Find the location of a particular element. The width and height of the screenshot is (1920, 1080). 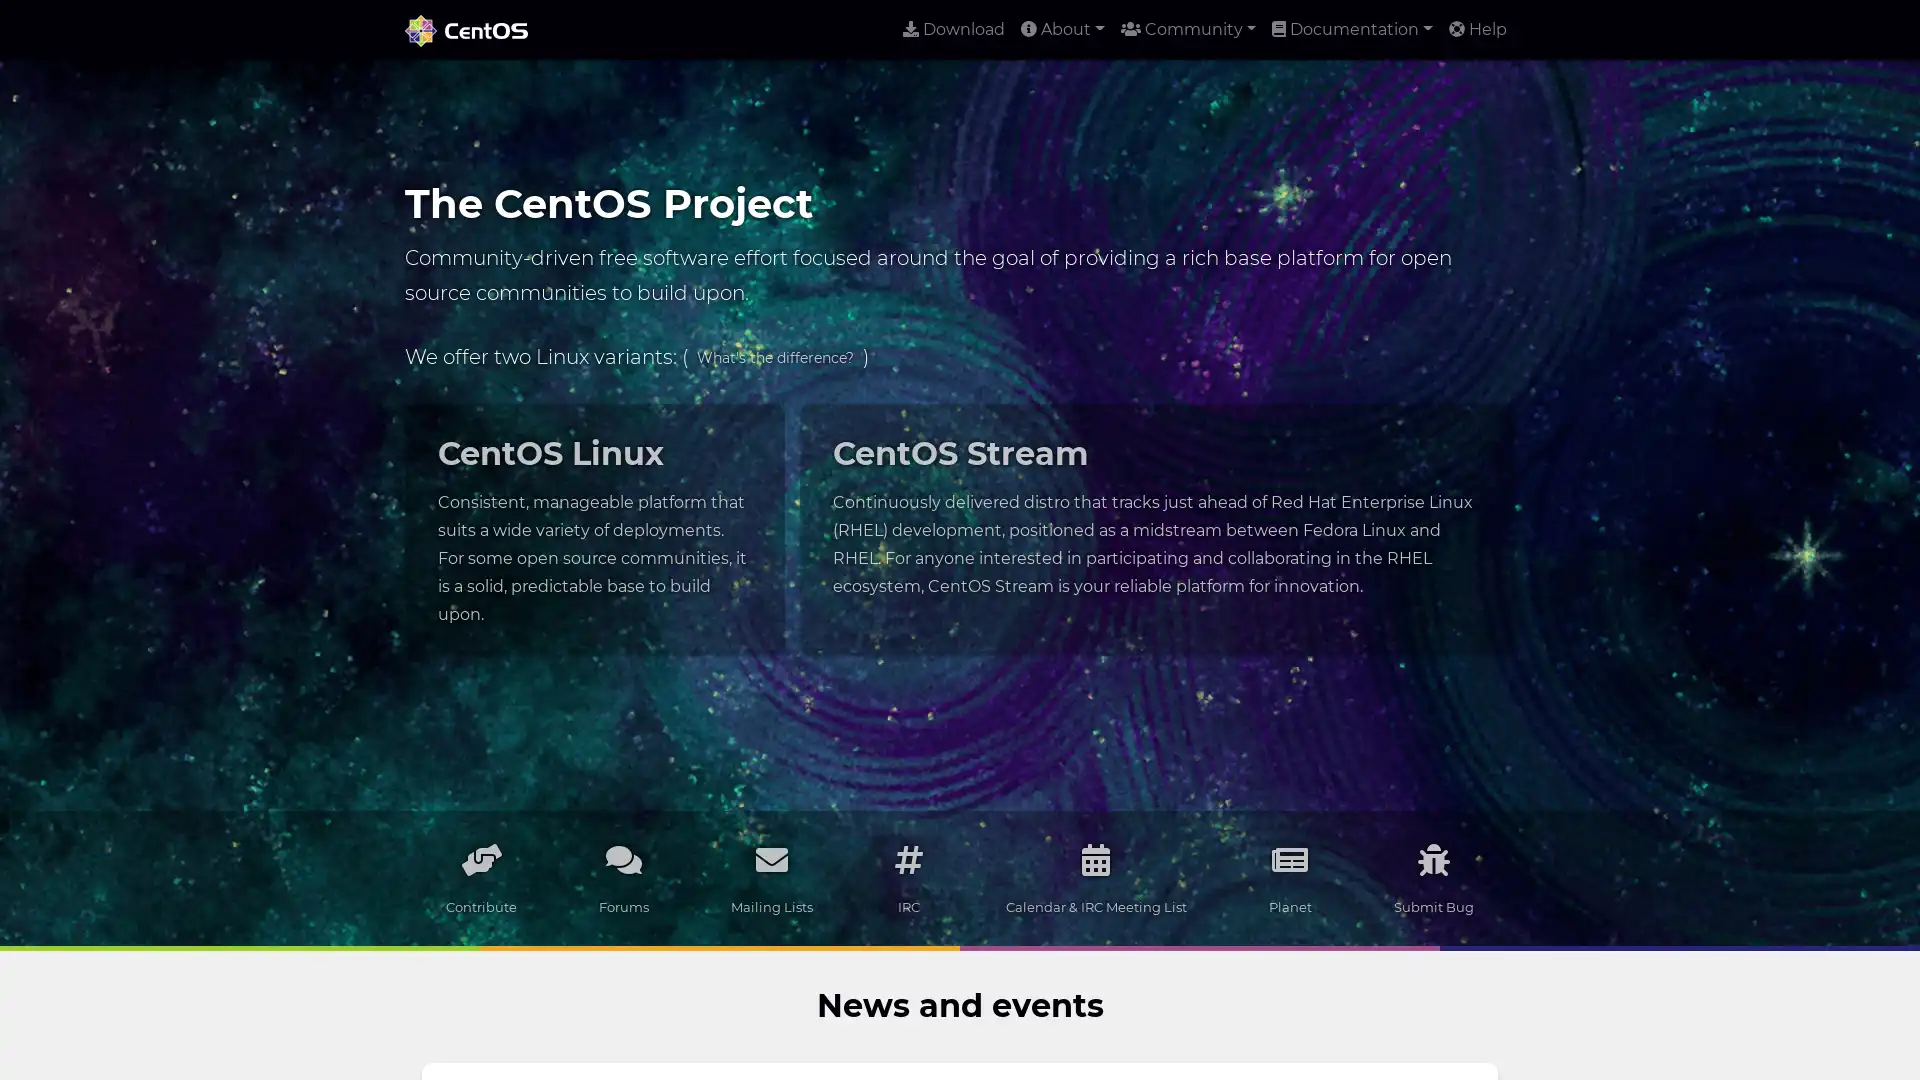

Submit Bug is located at coordinates (1432, 877).